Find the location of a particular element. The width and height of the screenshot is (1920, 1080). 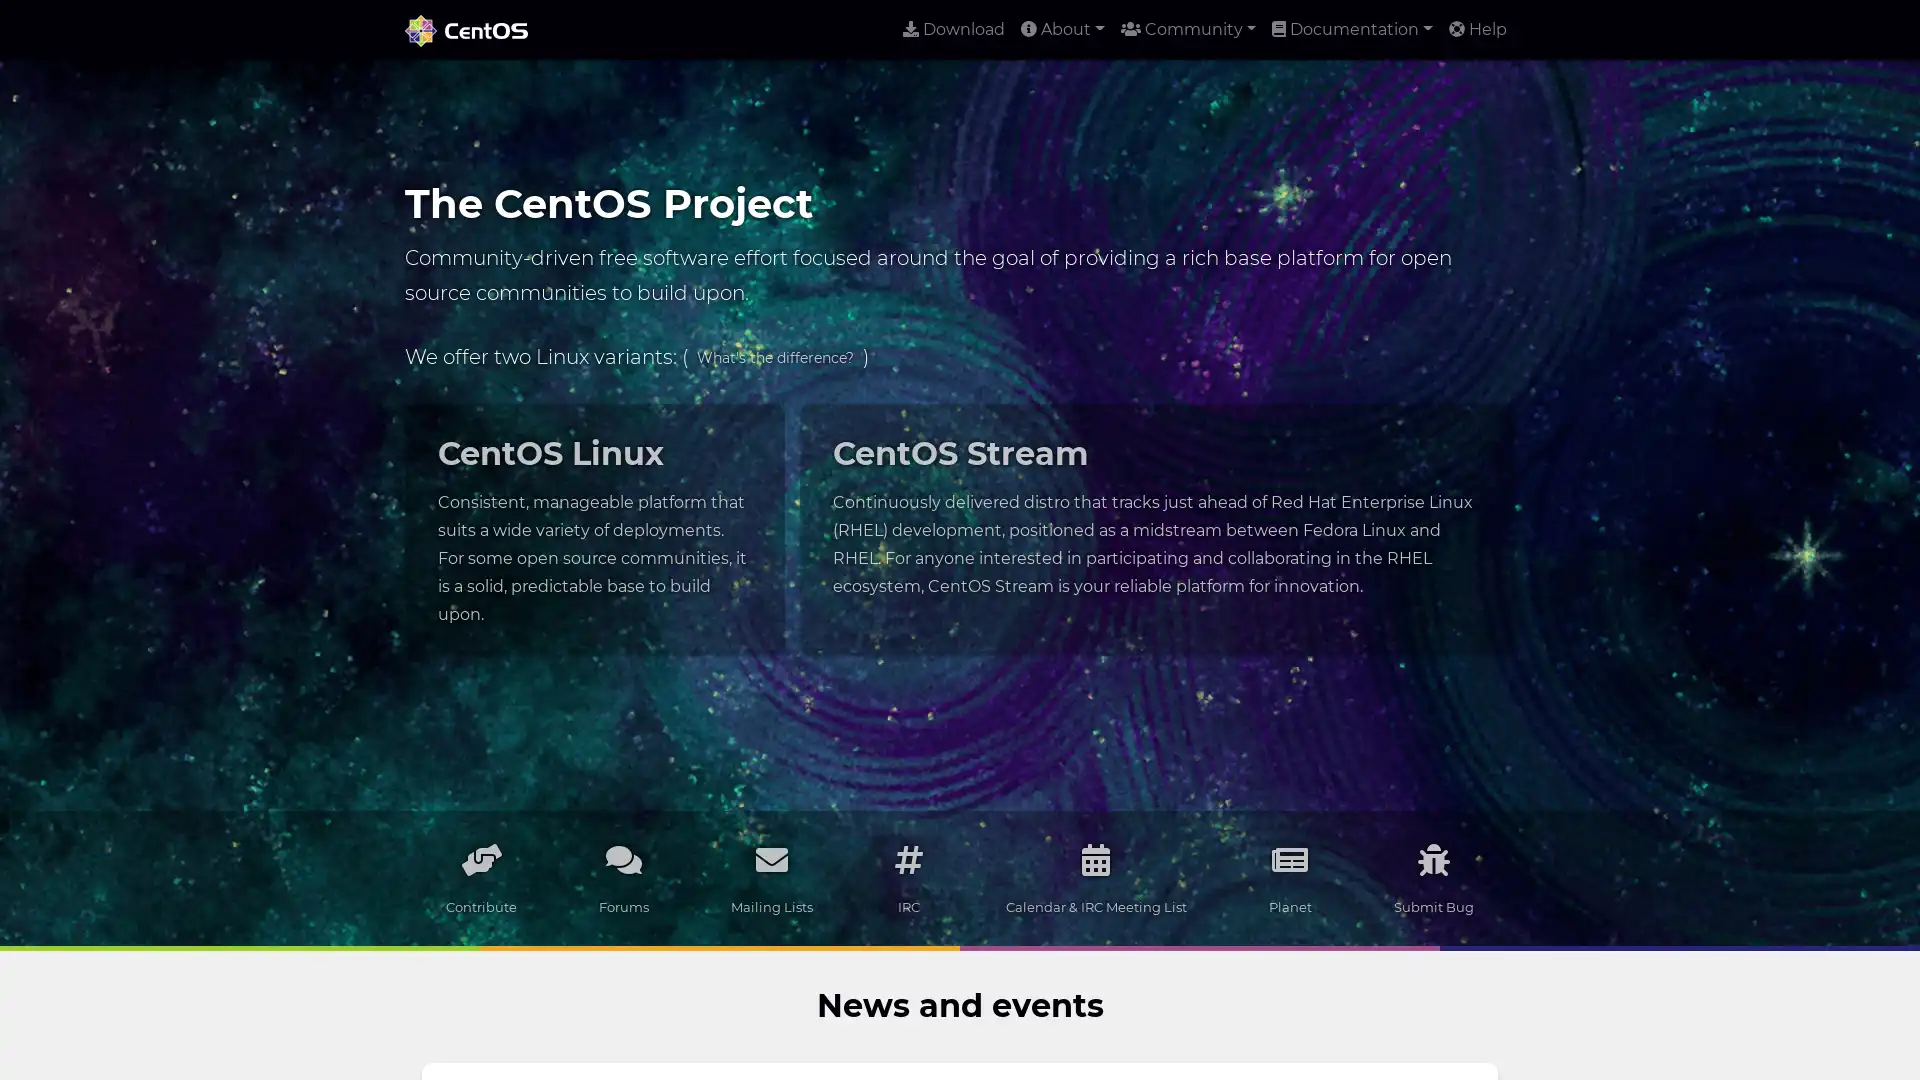

Submit Bug is located at coordinates (1432, 877).